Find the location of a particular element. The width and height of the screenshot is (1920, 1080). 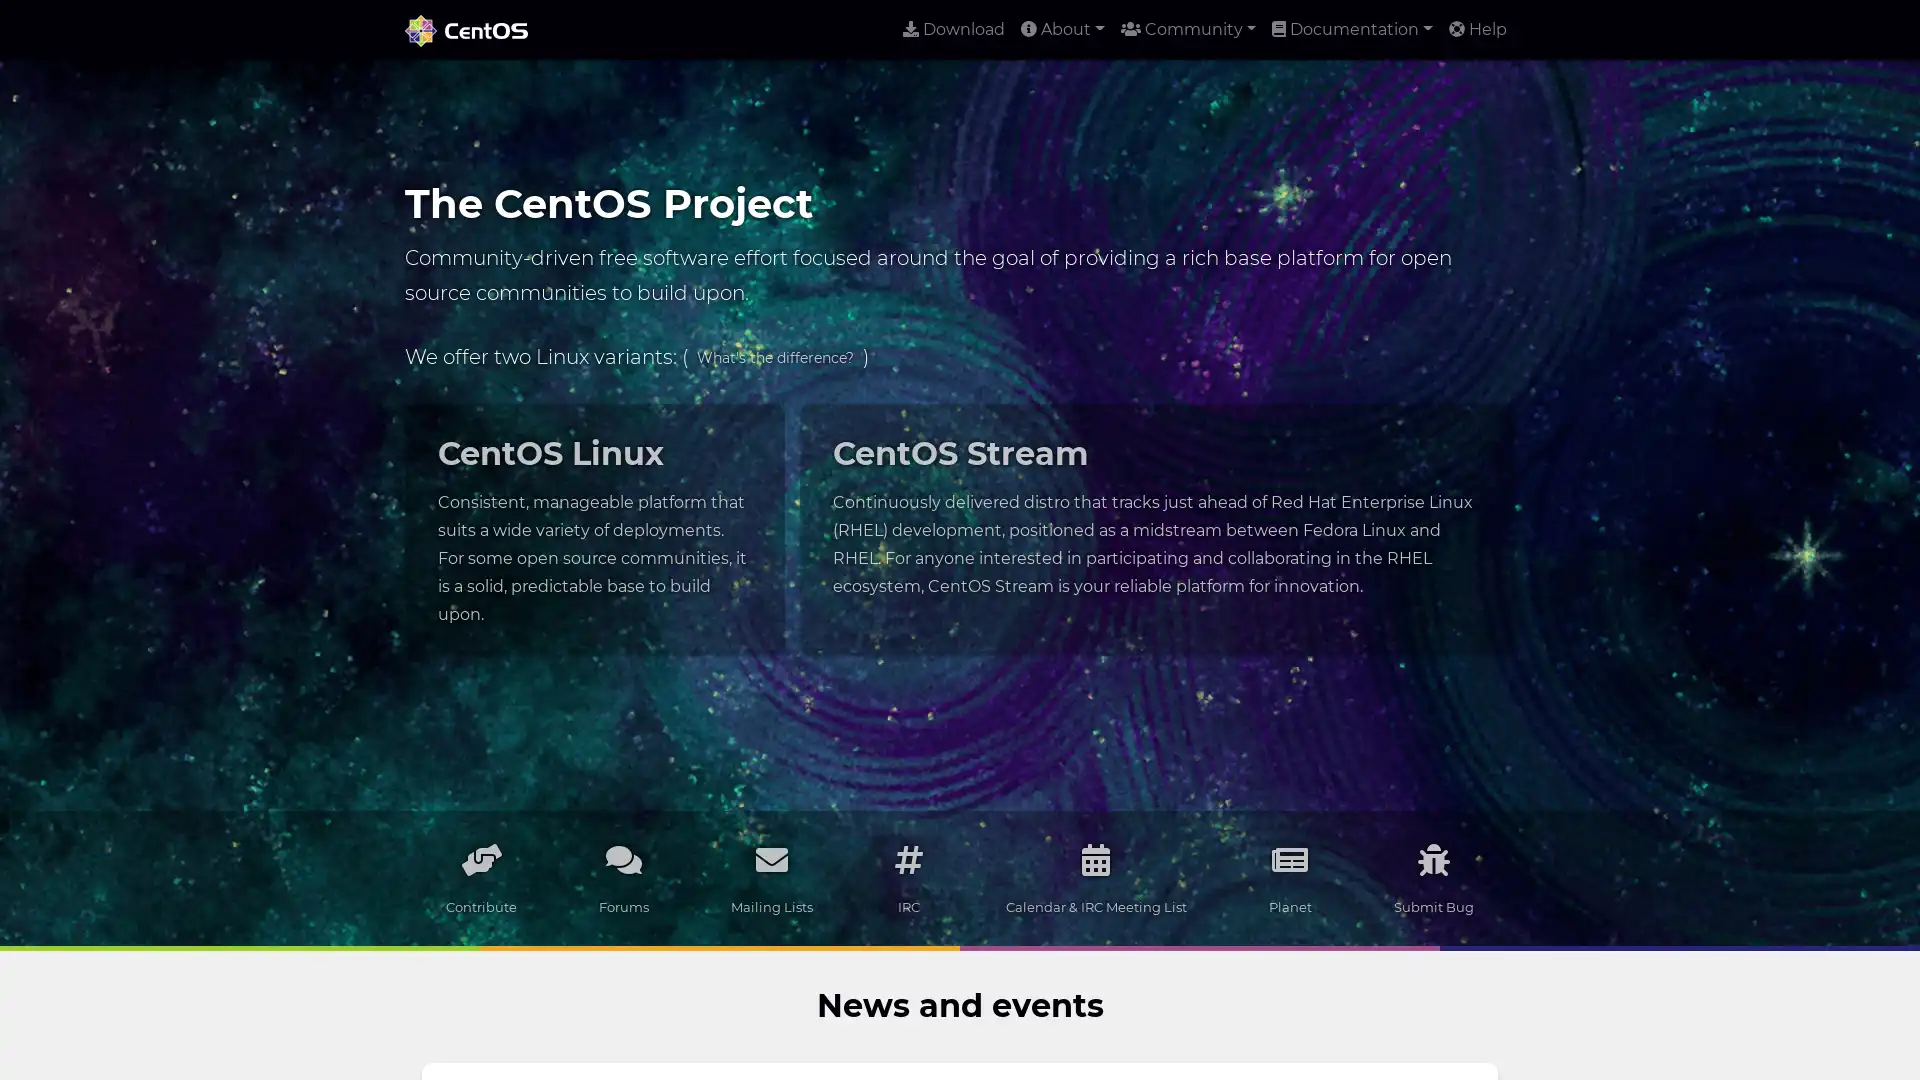

Submit Bug is located at coordinates (1432, 877).